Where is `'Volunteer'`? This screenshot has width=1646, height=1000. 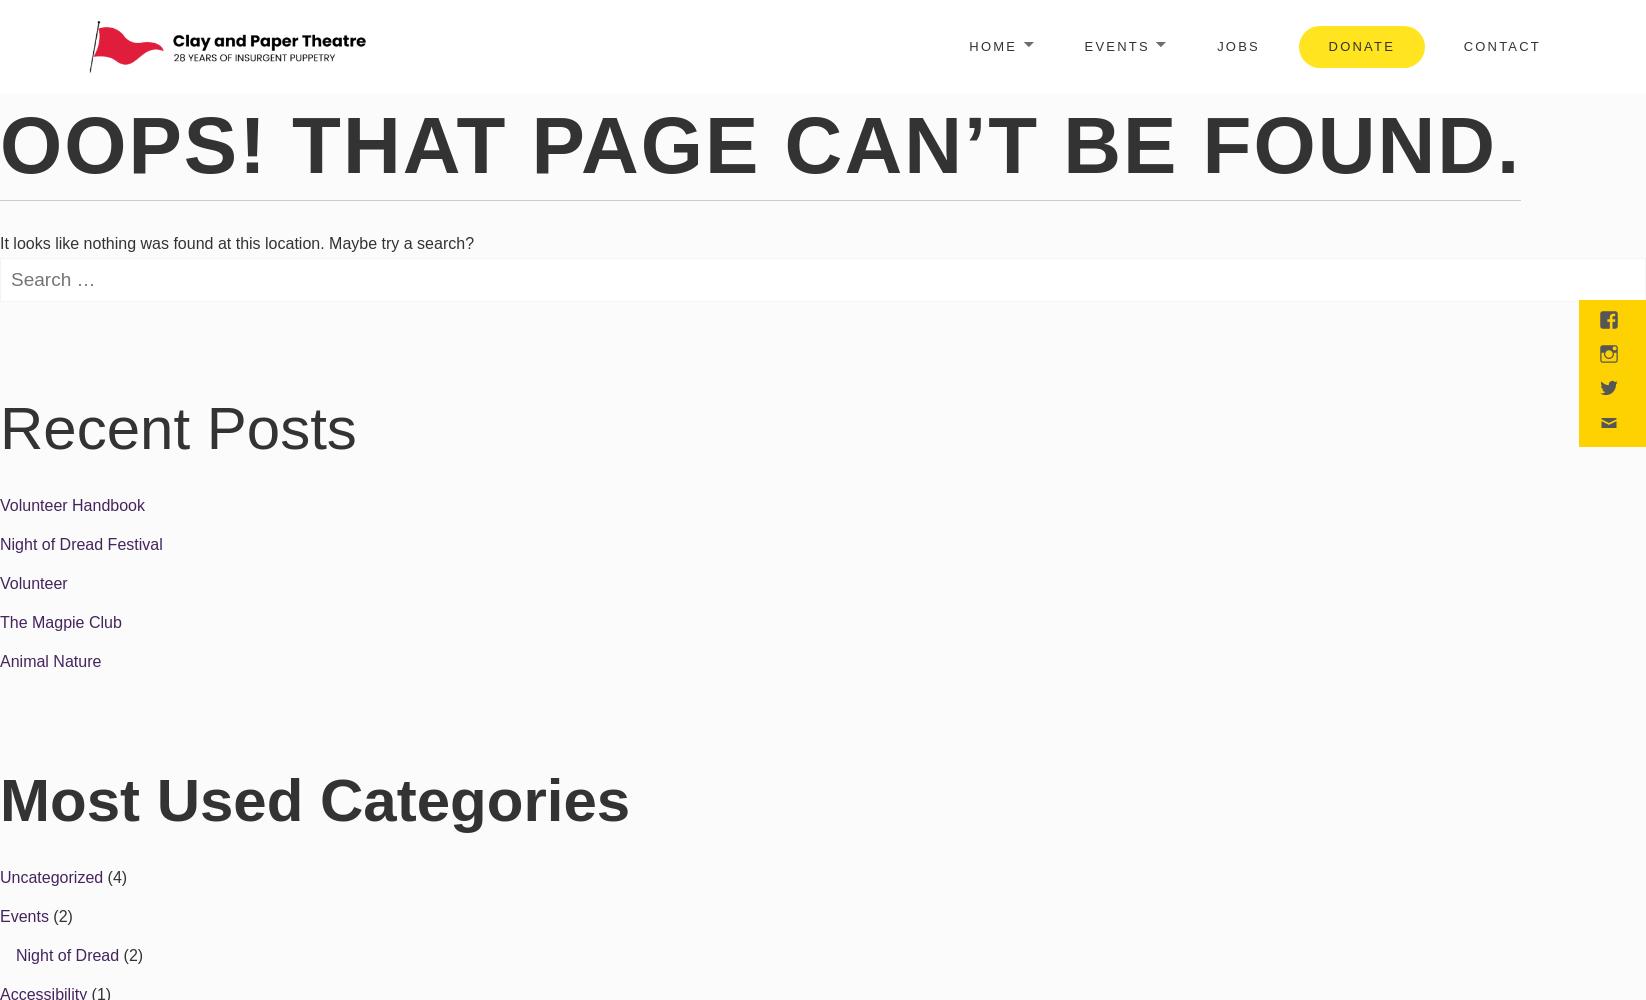
'Volunteer' is located at coordinates (33, 582).